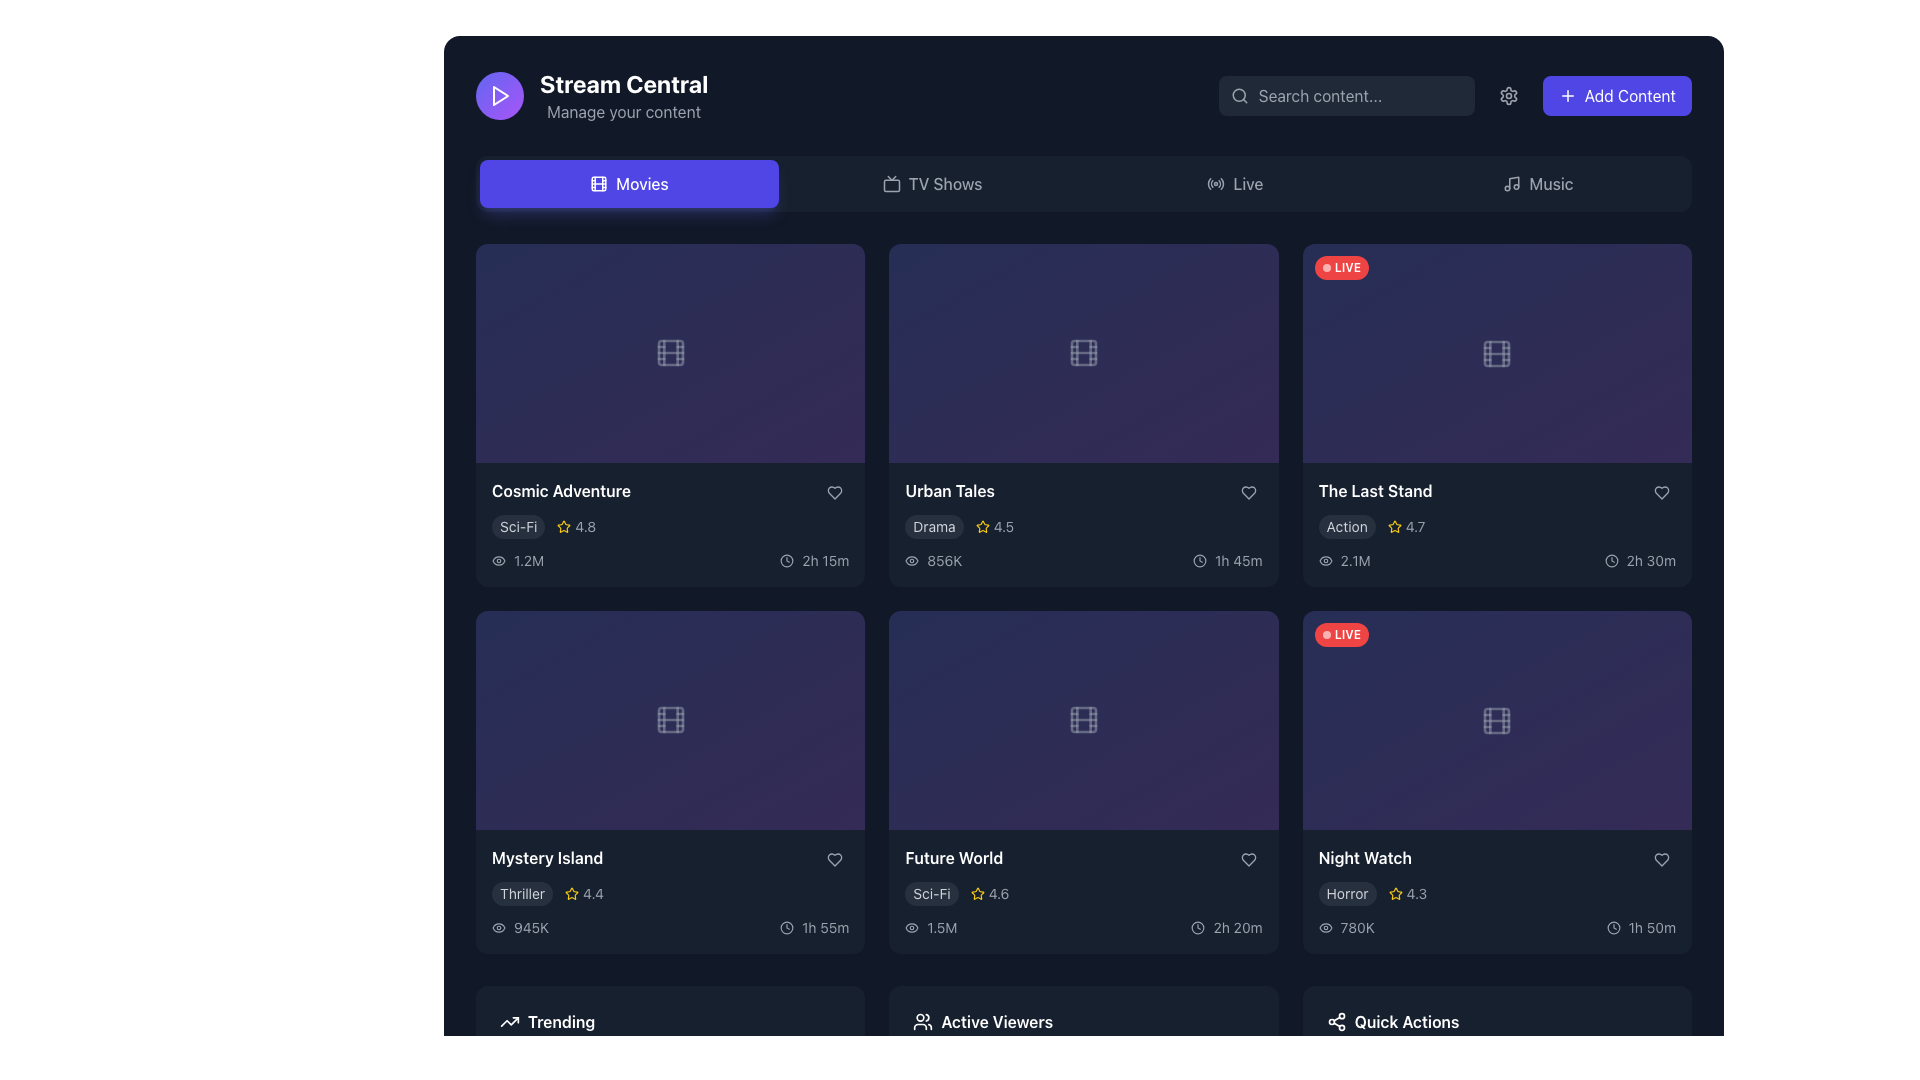  Describe the element at coordinates (1566, 96) in the screenshot. I see `the plus icon embedded in the 'Add Content' button, which has a bright indigo background and white text, located at the top-right corner of the interface` at that location.